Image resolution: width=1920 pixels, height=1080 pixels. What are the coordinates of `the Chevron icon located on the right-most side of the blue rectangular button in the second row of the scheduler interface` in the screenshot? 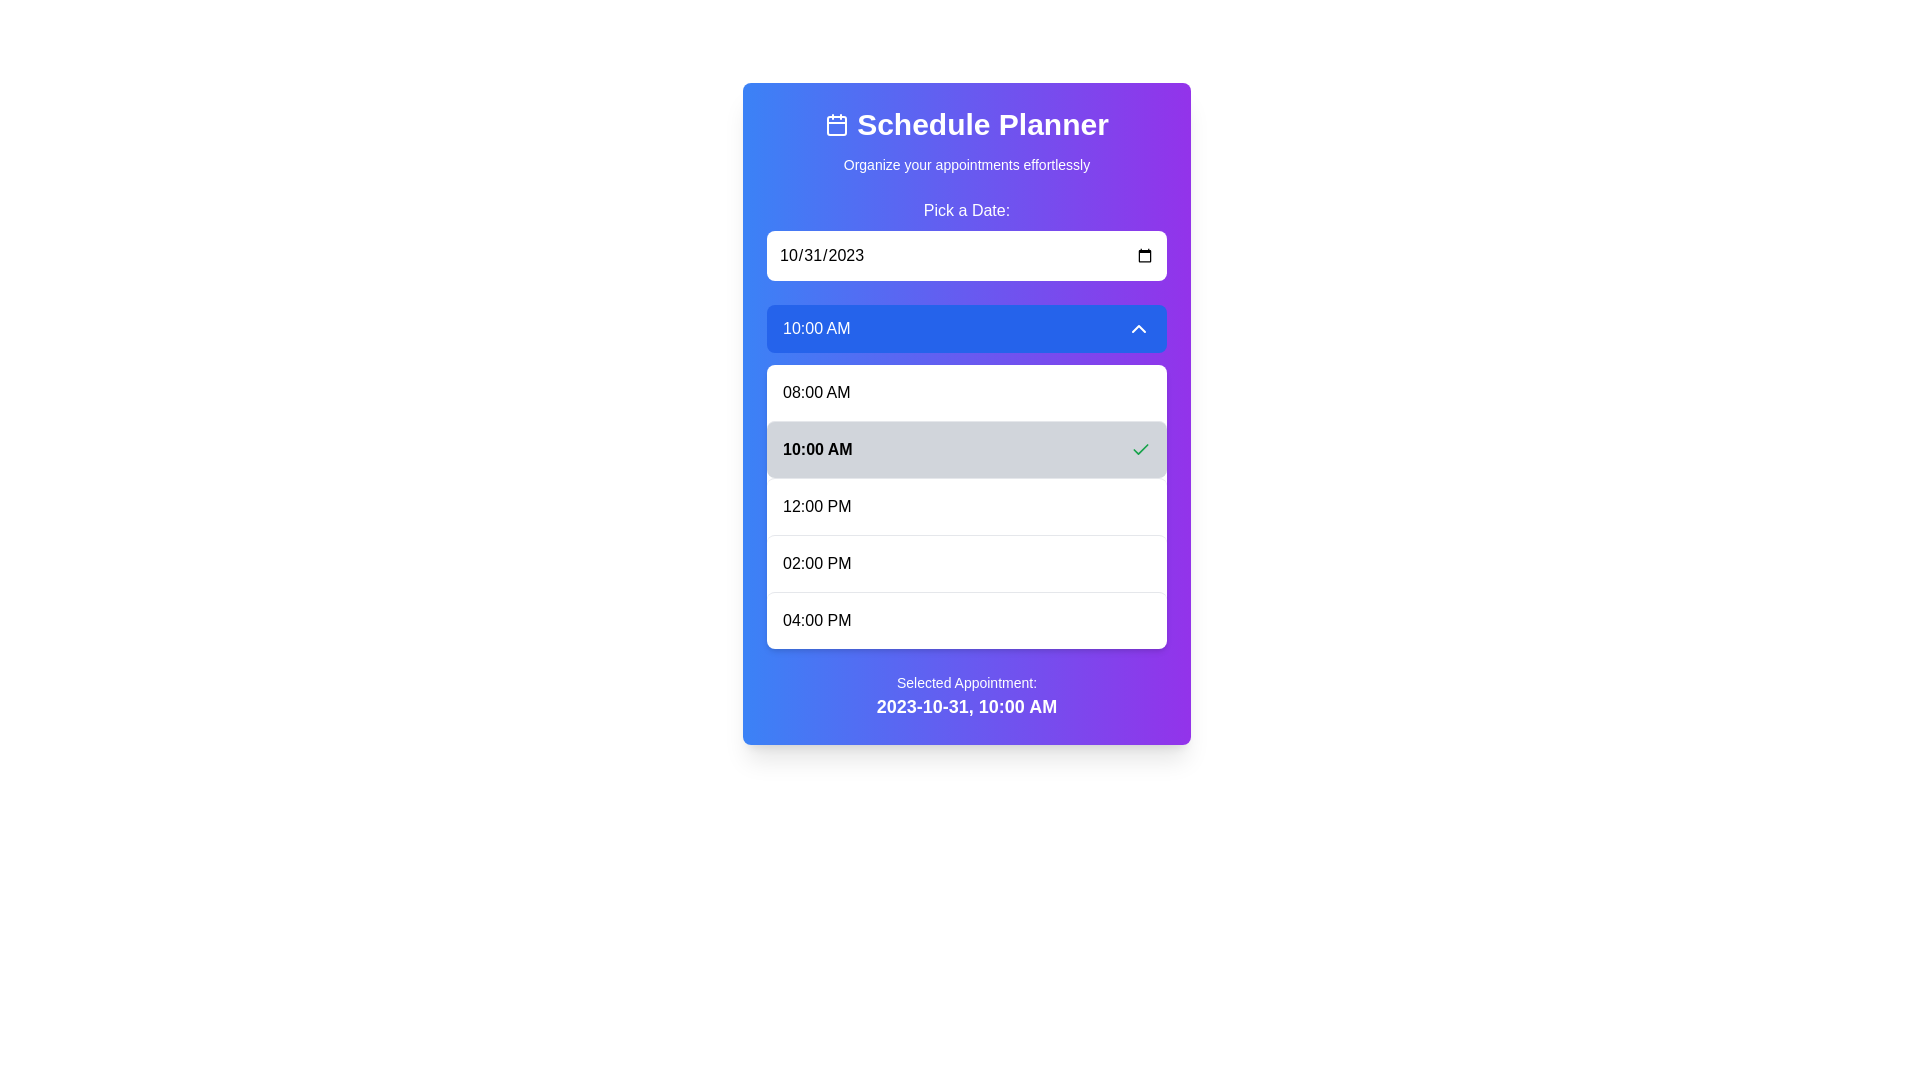 It's located at (1138, 327).